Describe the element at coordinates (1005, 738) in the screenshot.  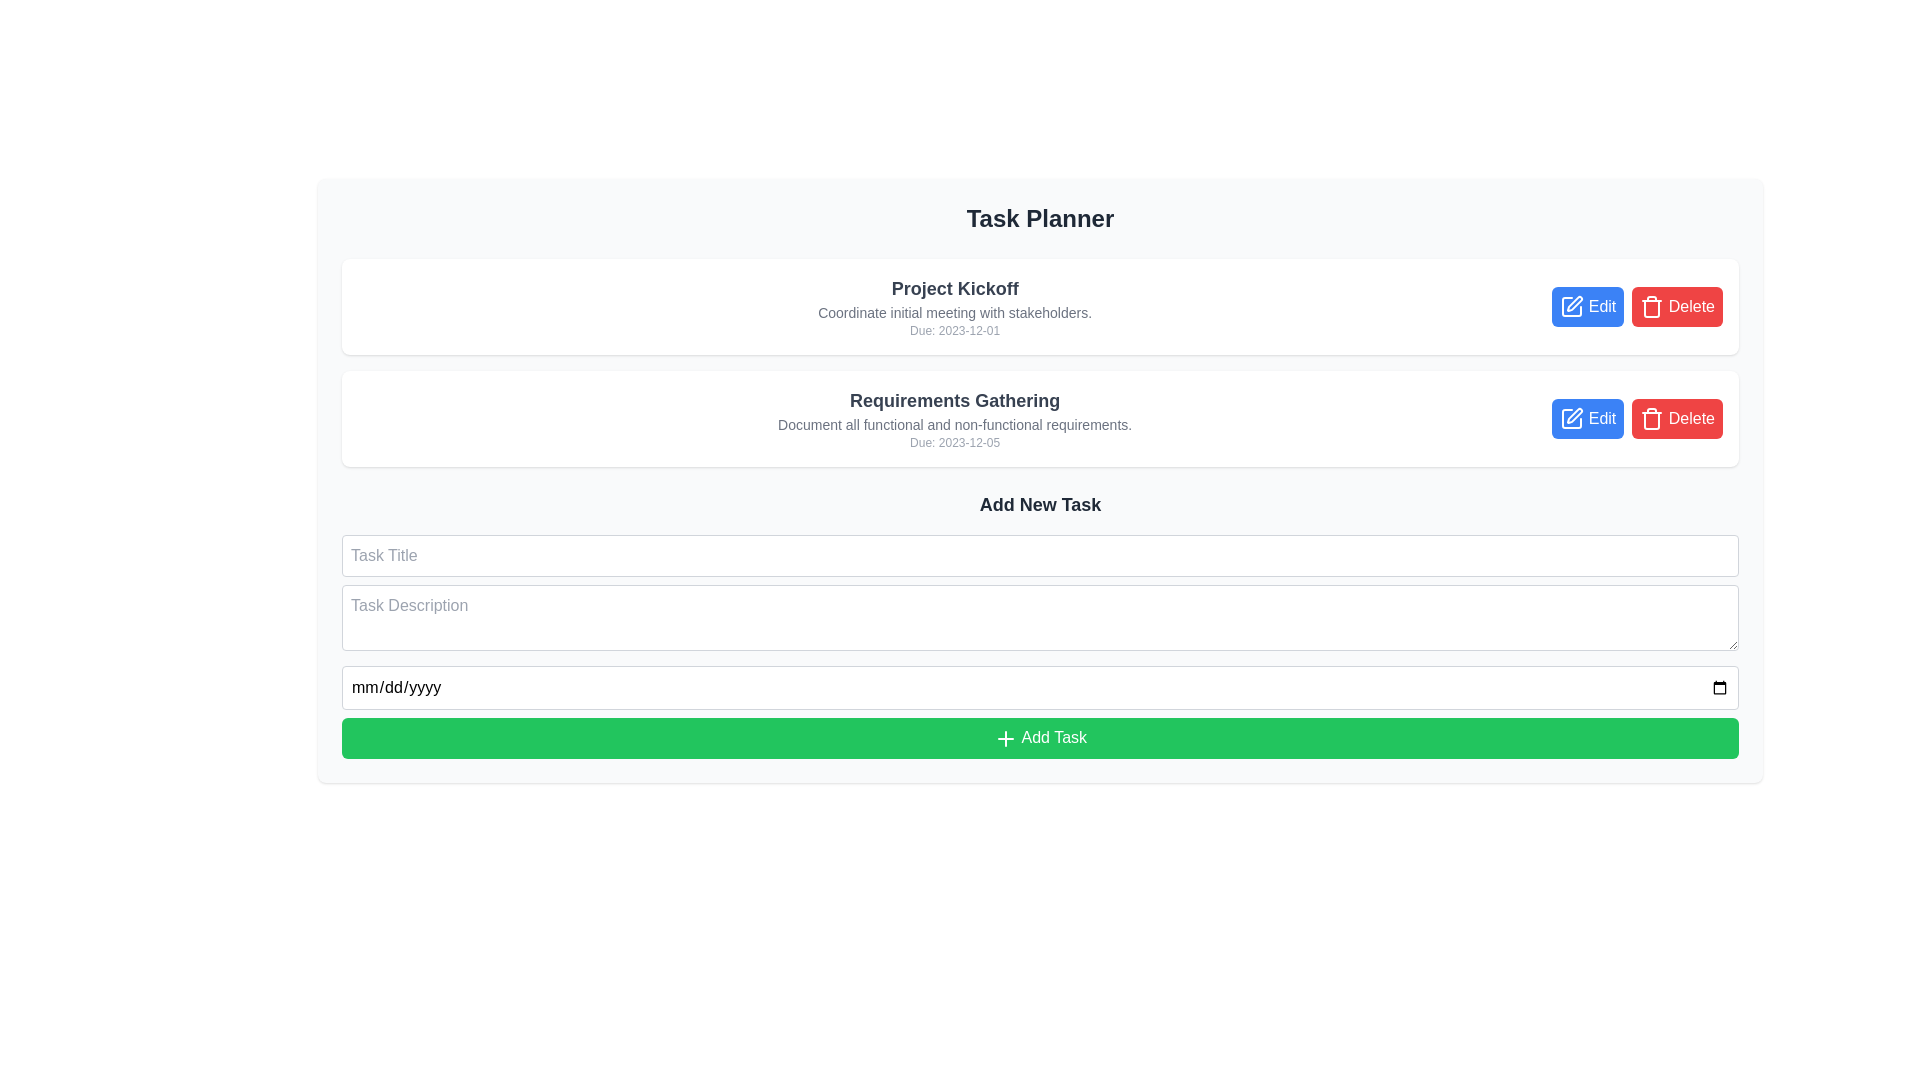
I see `the center of the green button labeled 'Add Task'` at that location.